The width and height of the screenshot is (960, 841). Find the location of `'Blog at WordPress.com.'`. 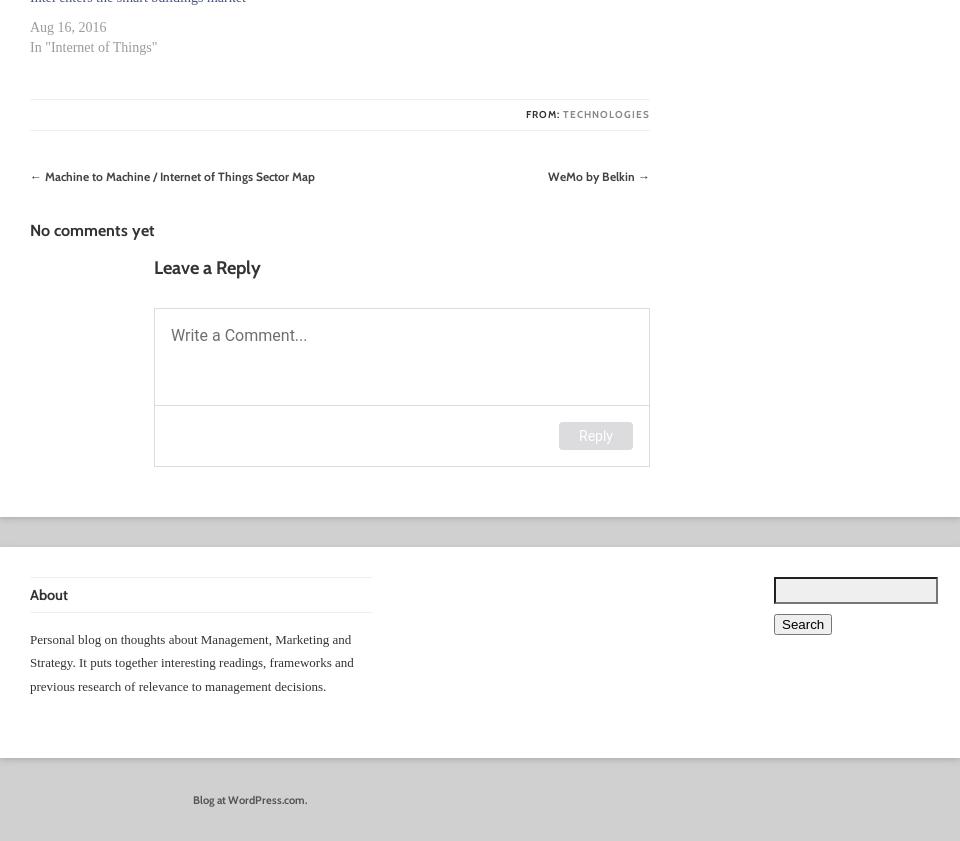

'Blog at WordPress.com.' is located at coordinates (248, 799).